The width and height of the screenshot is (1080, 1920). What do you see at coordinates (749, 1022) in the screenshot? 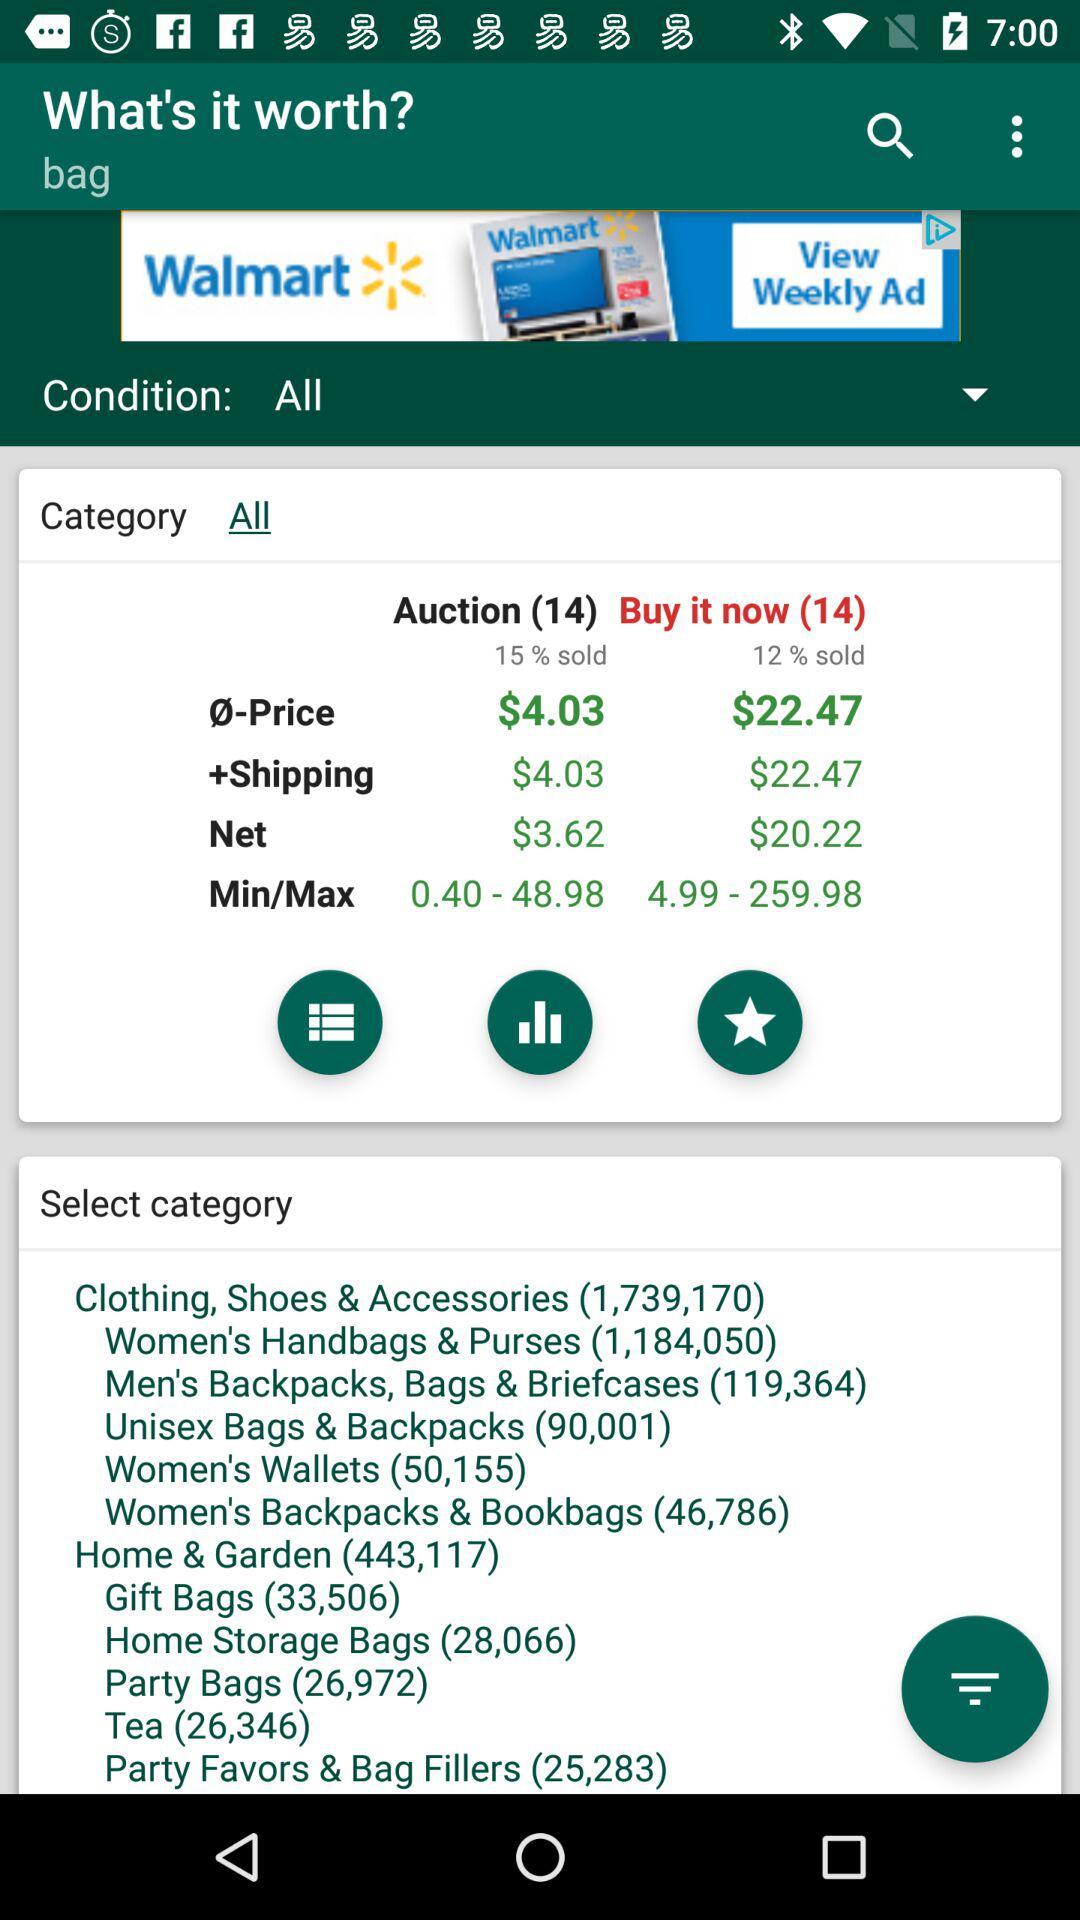
I see `the third icon with star` at bounding box center [749, 1022].